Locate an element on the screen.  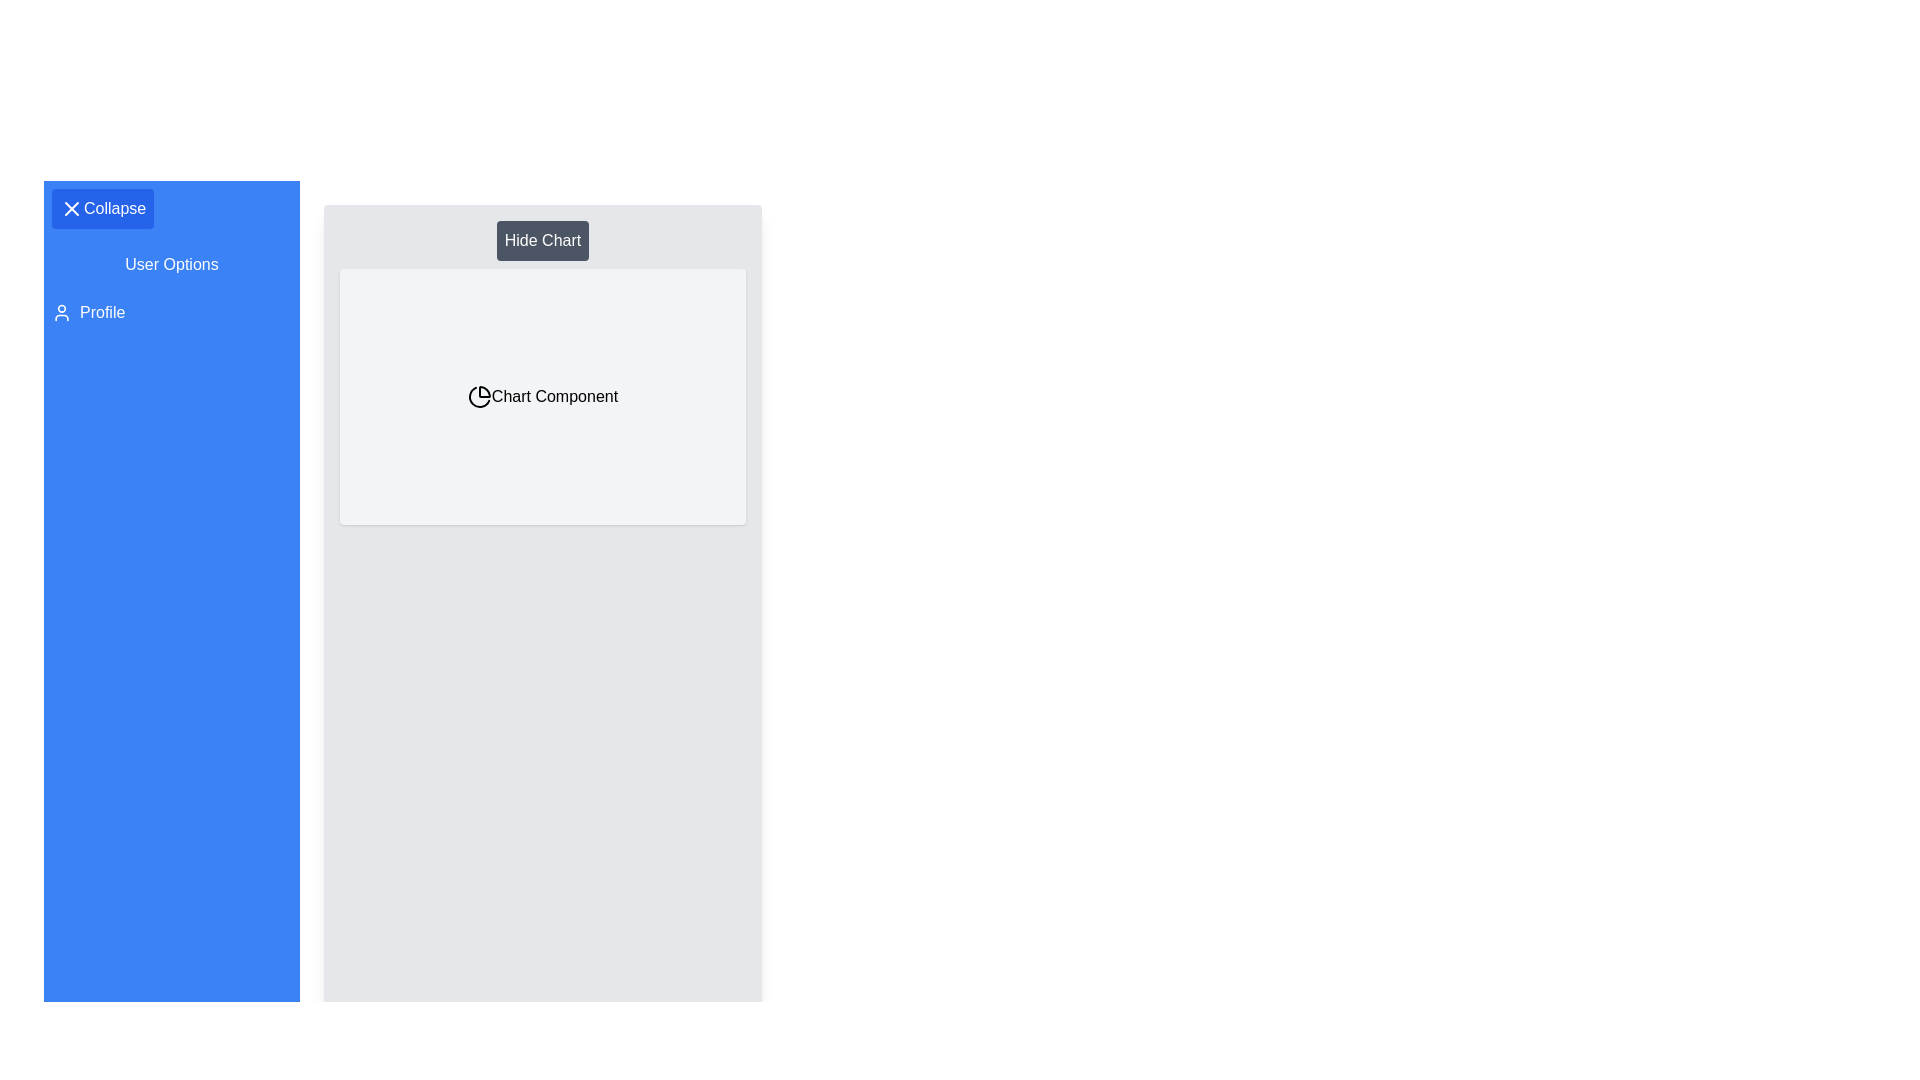
the user profile silhouette icon located in the sidebar menu, adjacent to the 'Profile' label is located at coordinates (62, 312).